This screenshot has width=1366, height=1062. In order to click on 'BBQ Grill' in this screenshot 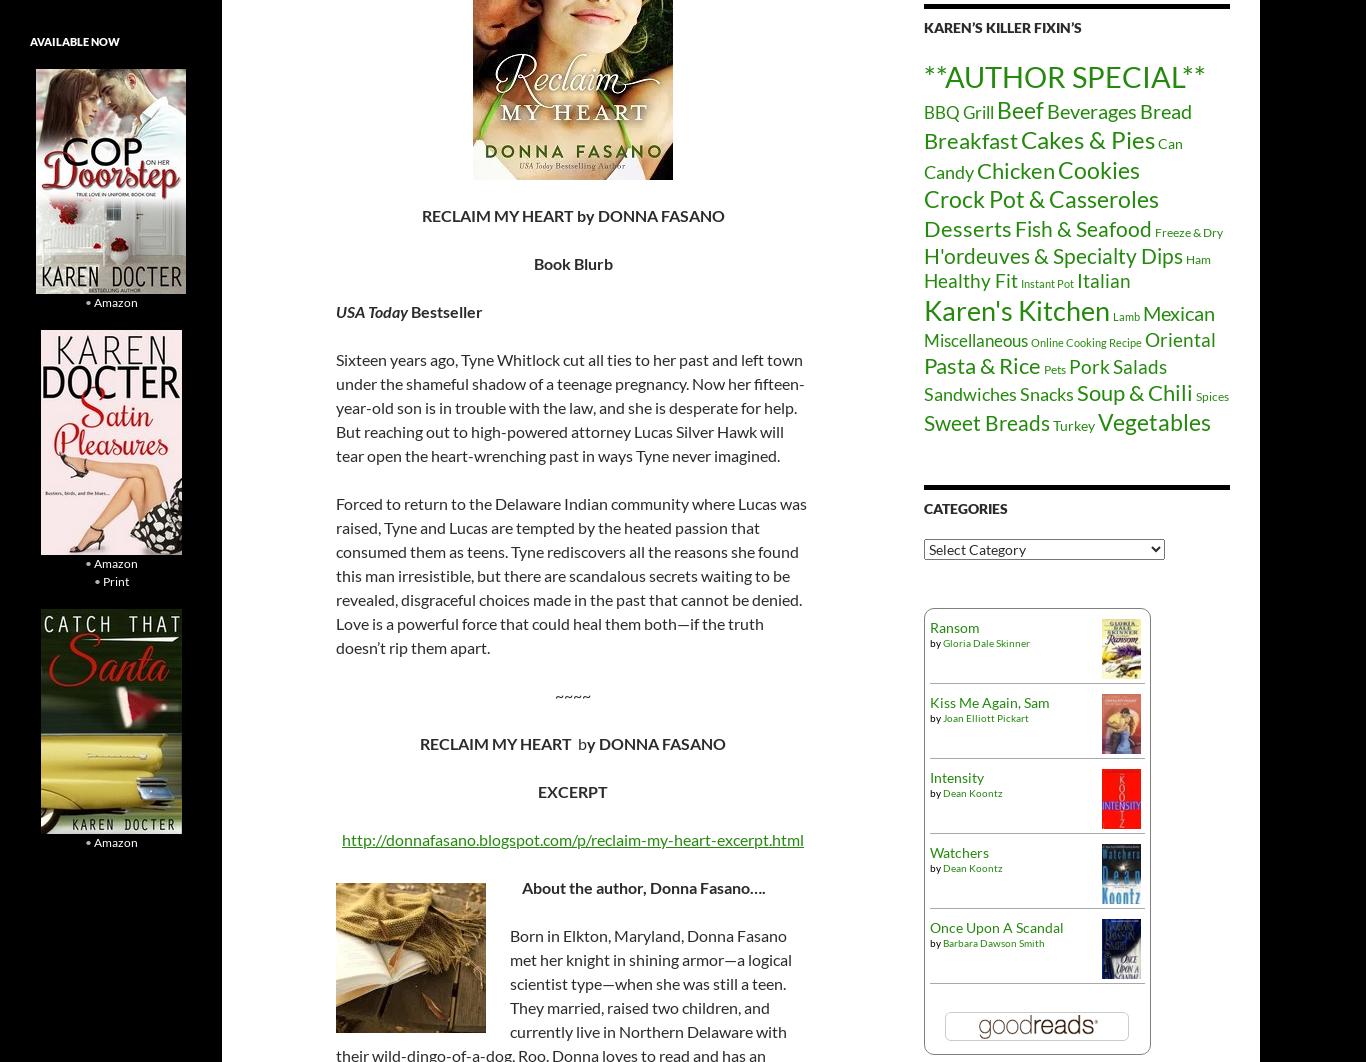, I will do `click(958, 111)`.